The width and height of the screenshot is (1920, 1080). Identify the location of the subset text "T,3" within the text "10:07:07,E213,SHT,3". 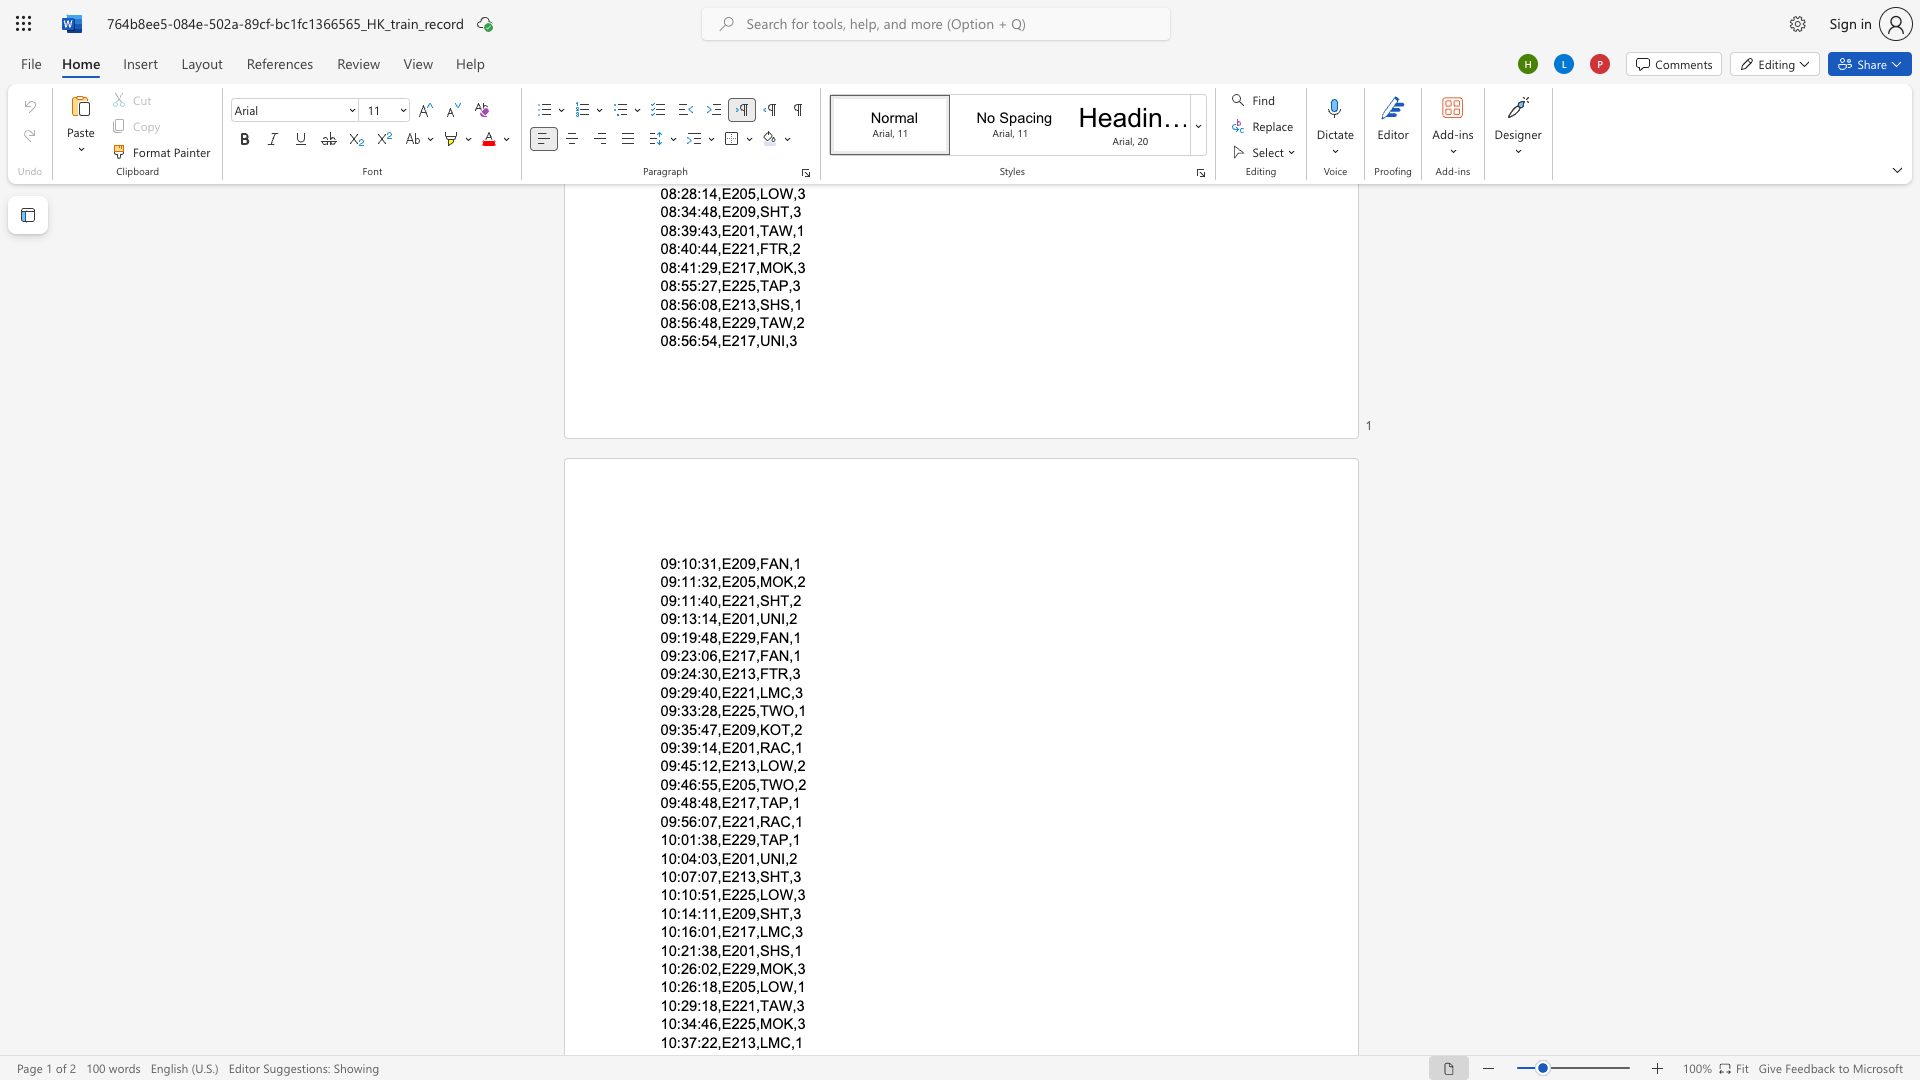
(779, 875).